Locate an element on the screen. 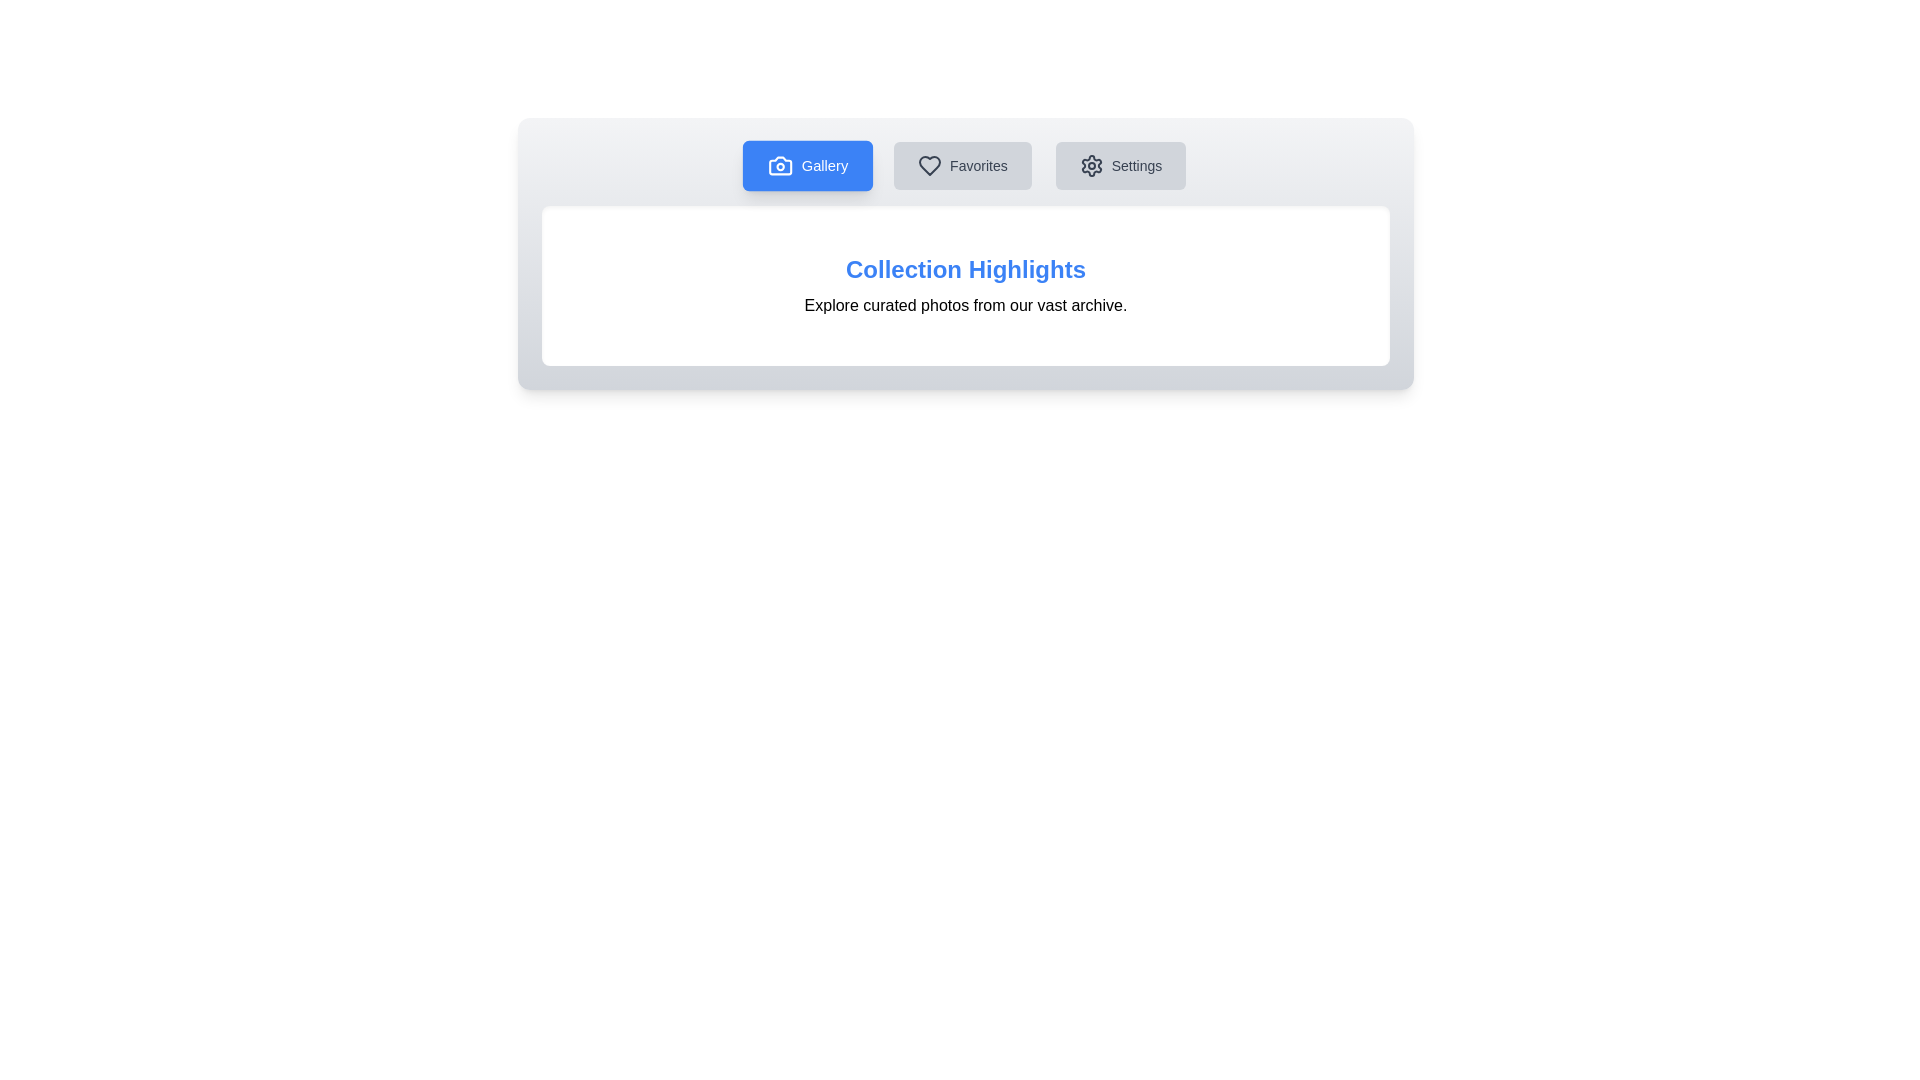 Image resolution: width=1920 pixels, height=1080 pixels. the Favorites button to inspect its functionality is located at coordinates (962, 164).